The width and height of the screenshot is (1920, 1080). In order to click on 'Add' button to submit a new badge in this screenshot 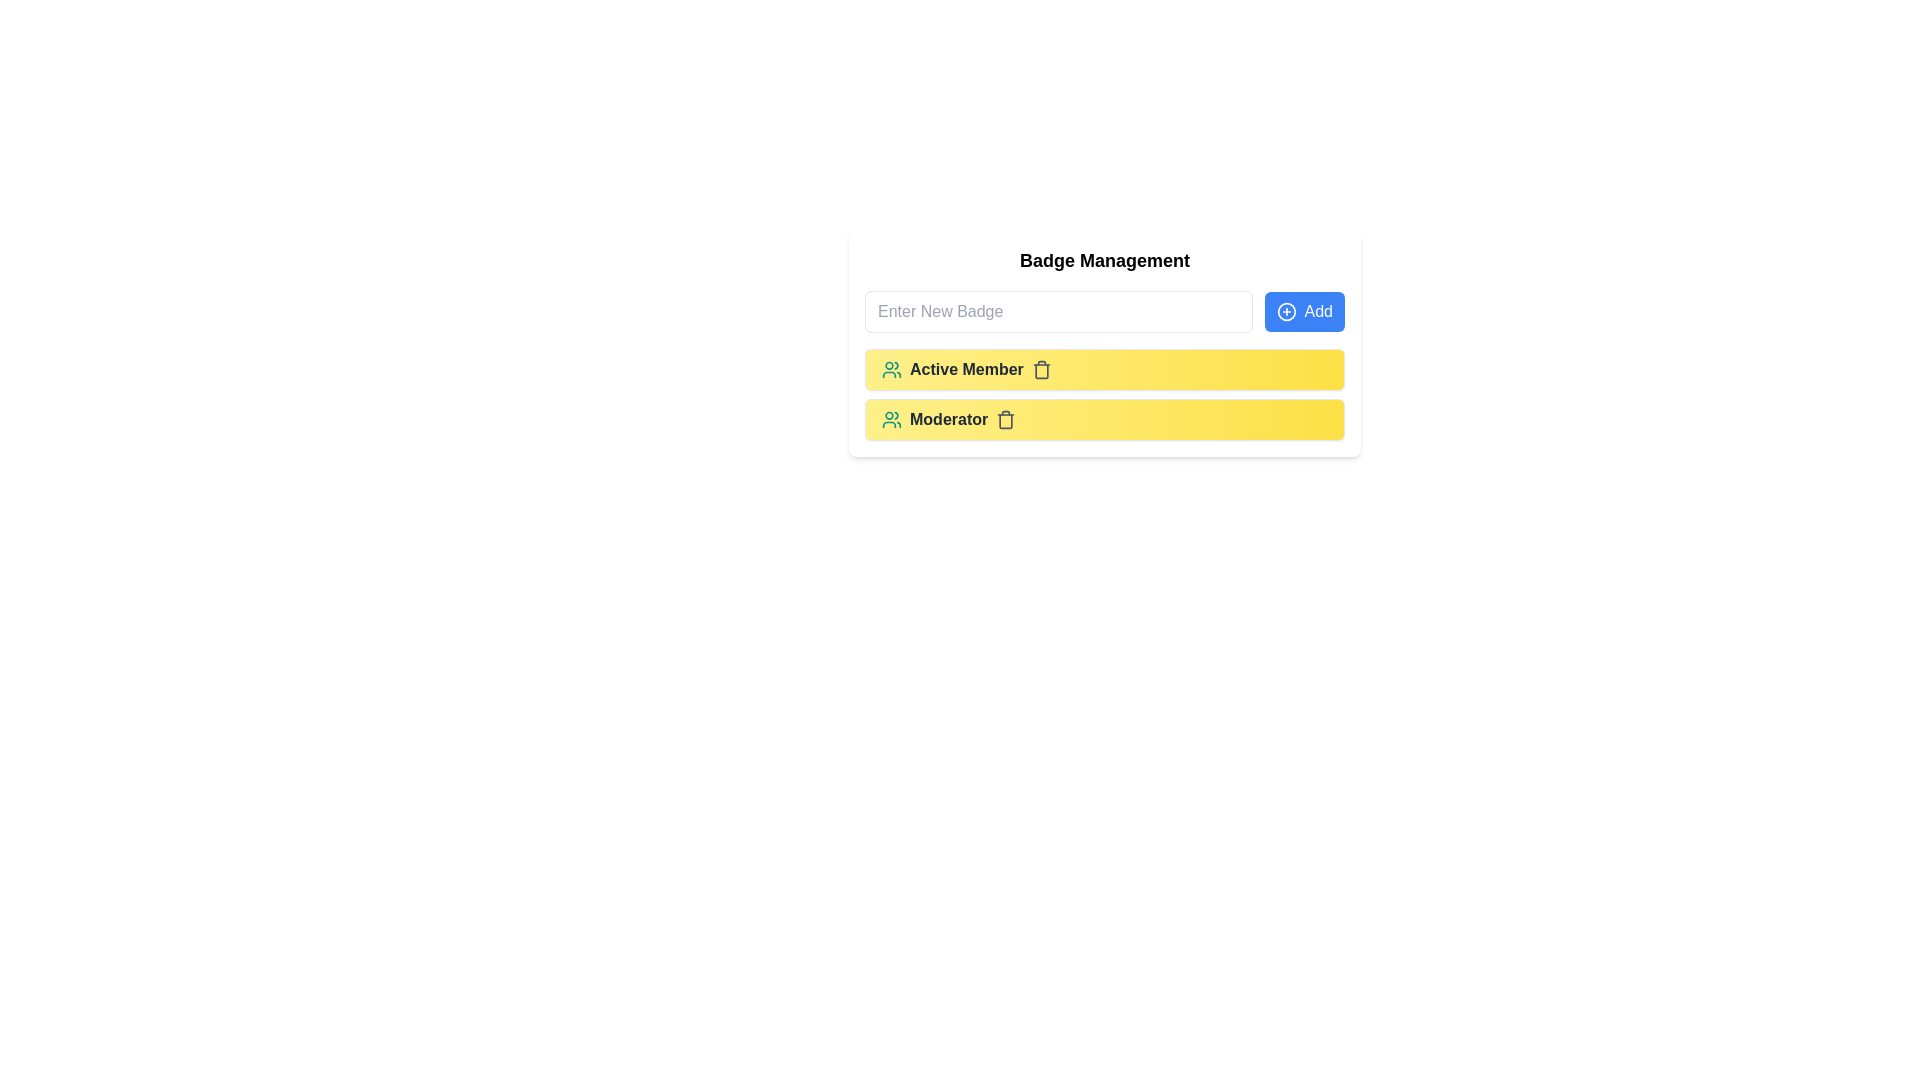, I will do `click(1304, 312)`.